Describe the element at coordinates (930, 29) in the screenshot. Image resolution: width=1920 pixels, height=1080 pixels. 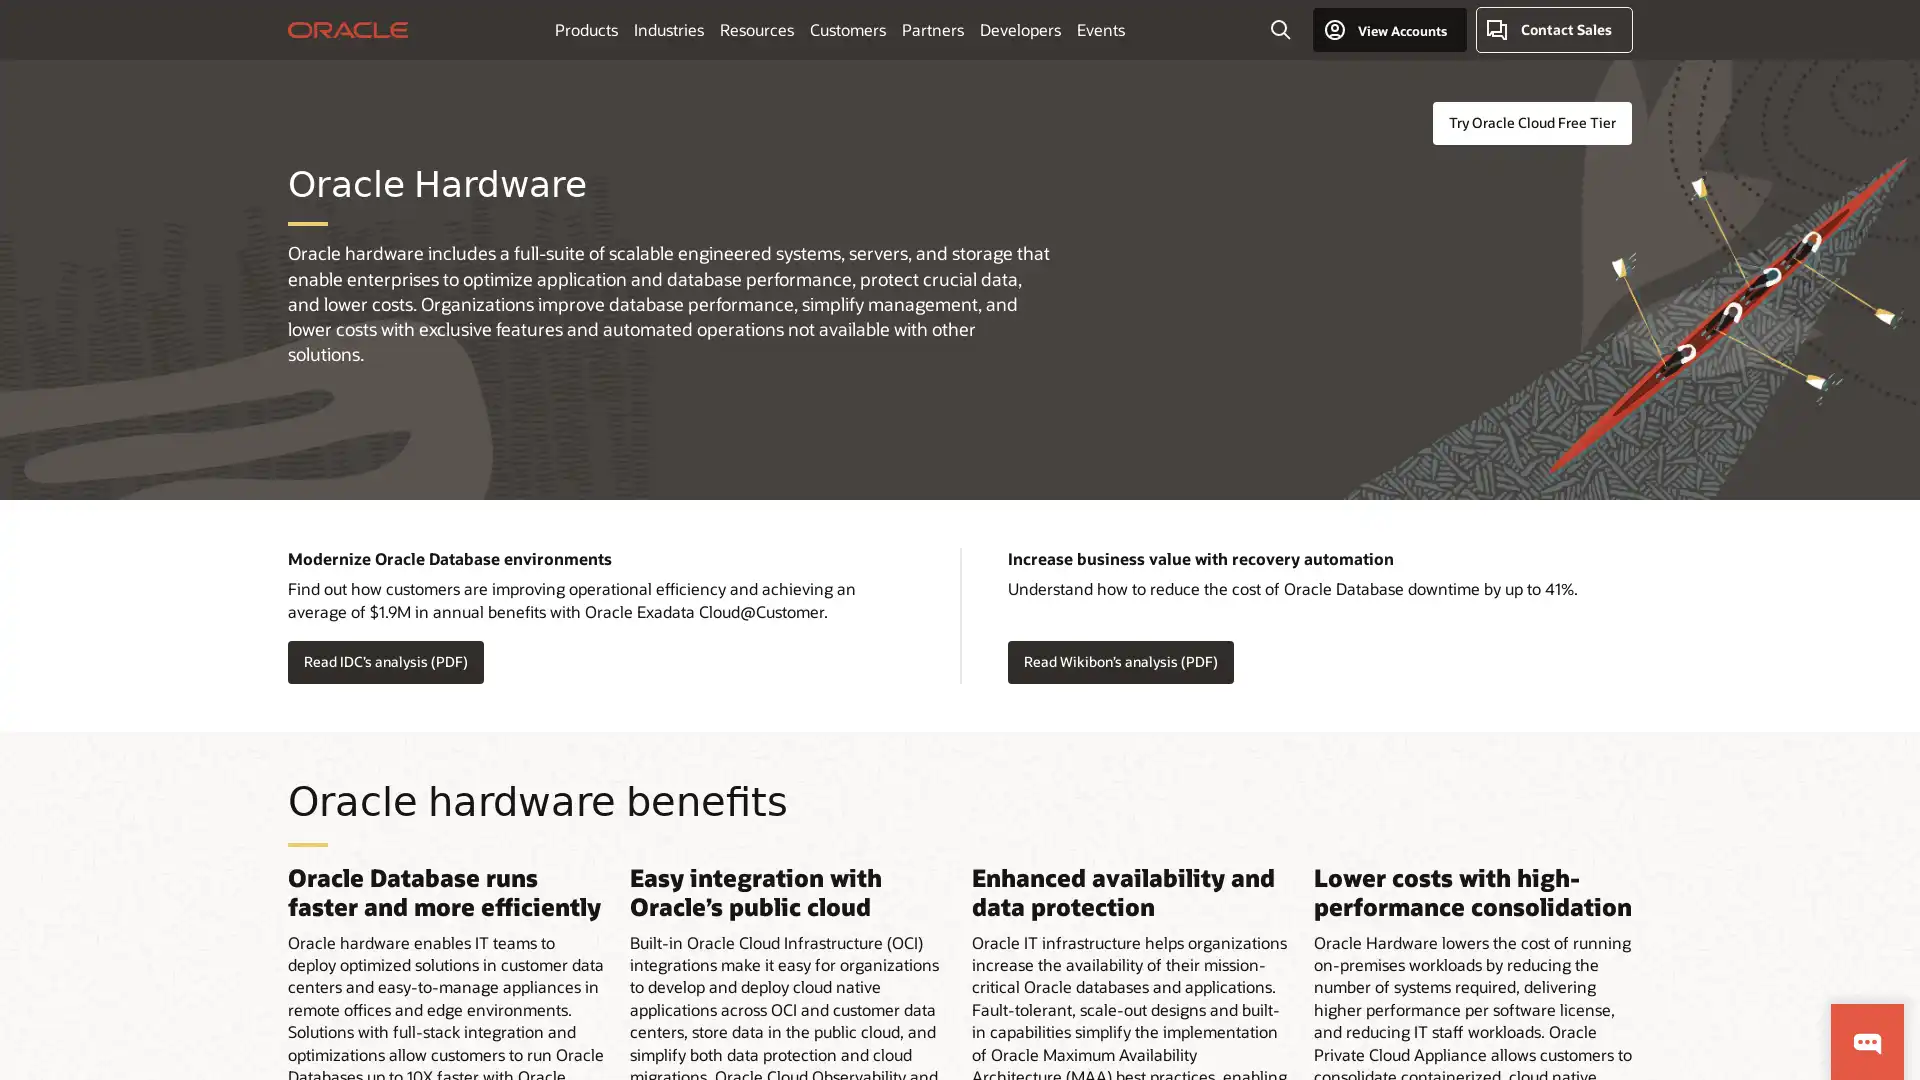
I see `Partners` at that location.